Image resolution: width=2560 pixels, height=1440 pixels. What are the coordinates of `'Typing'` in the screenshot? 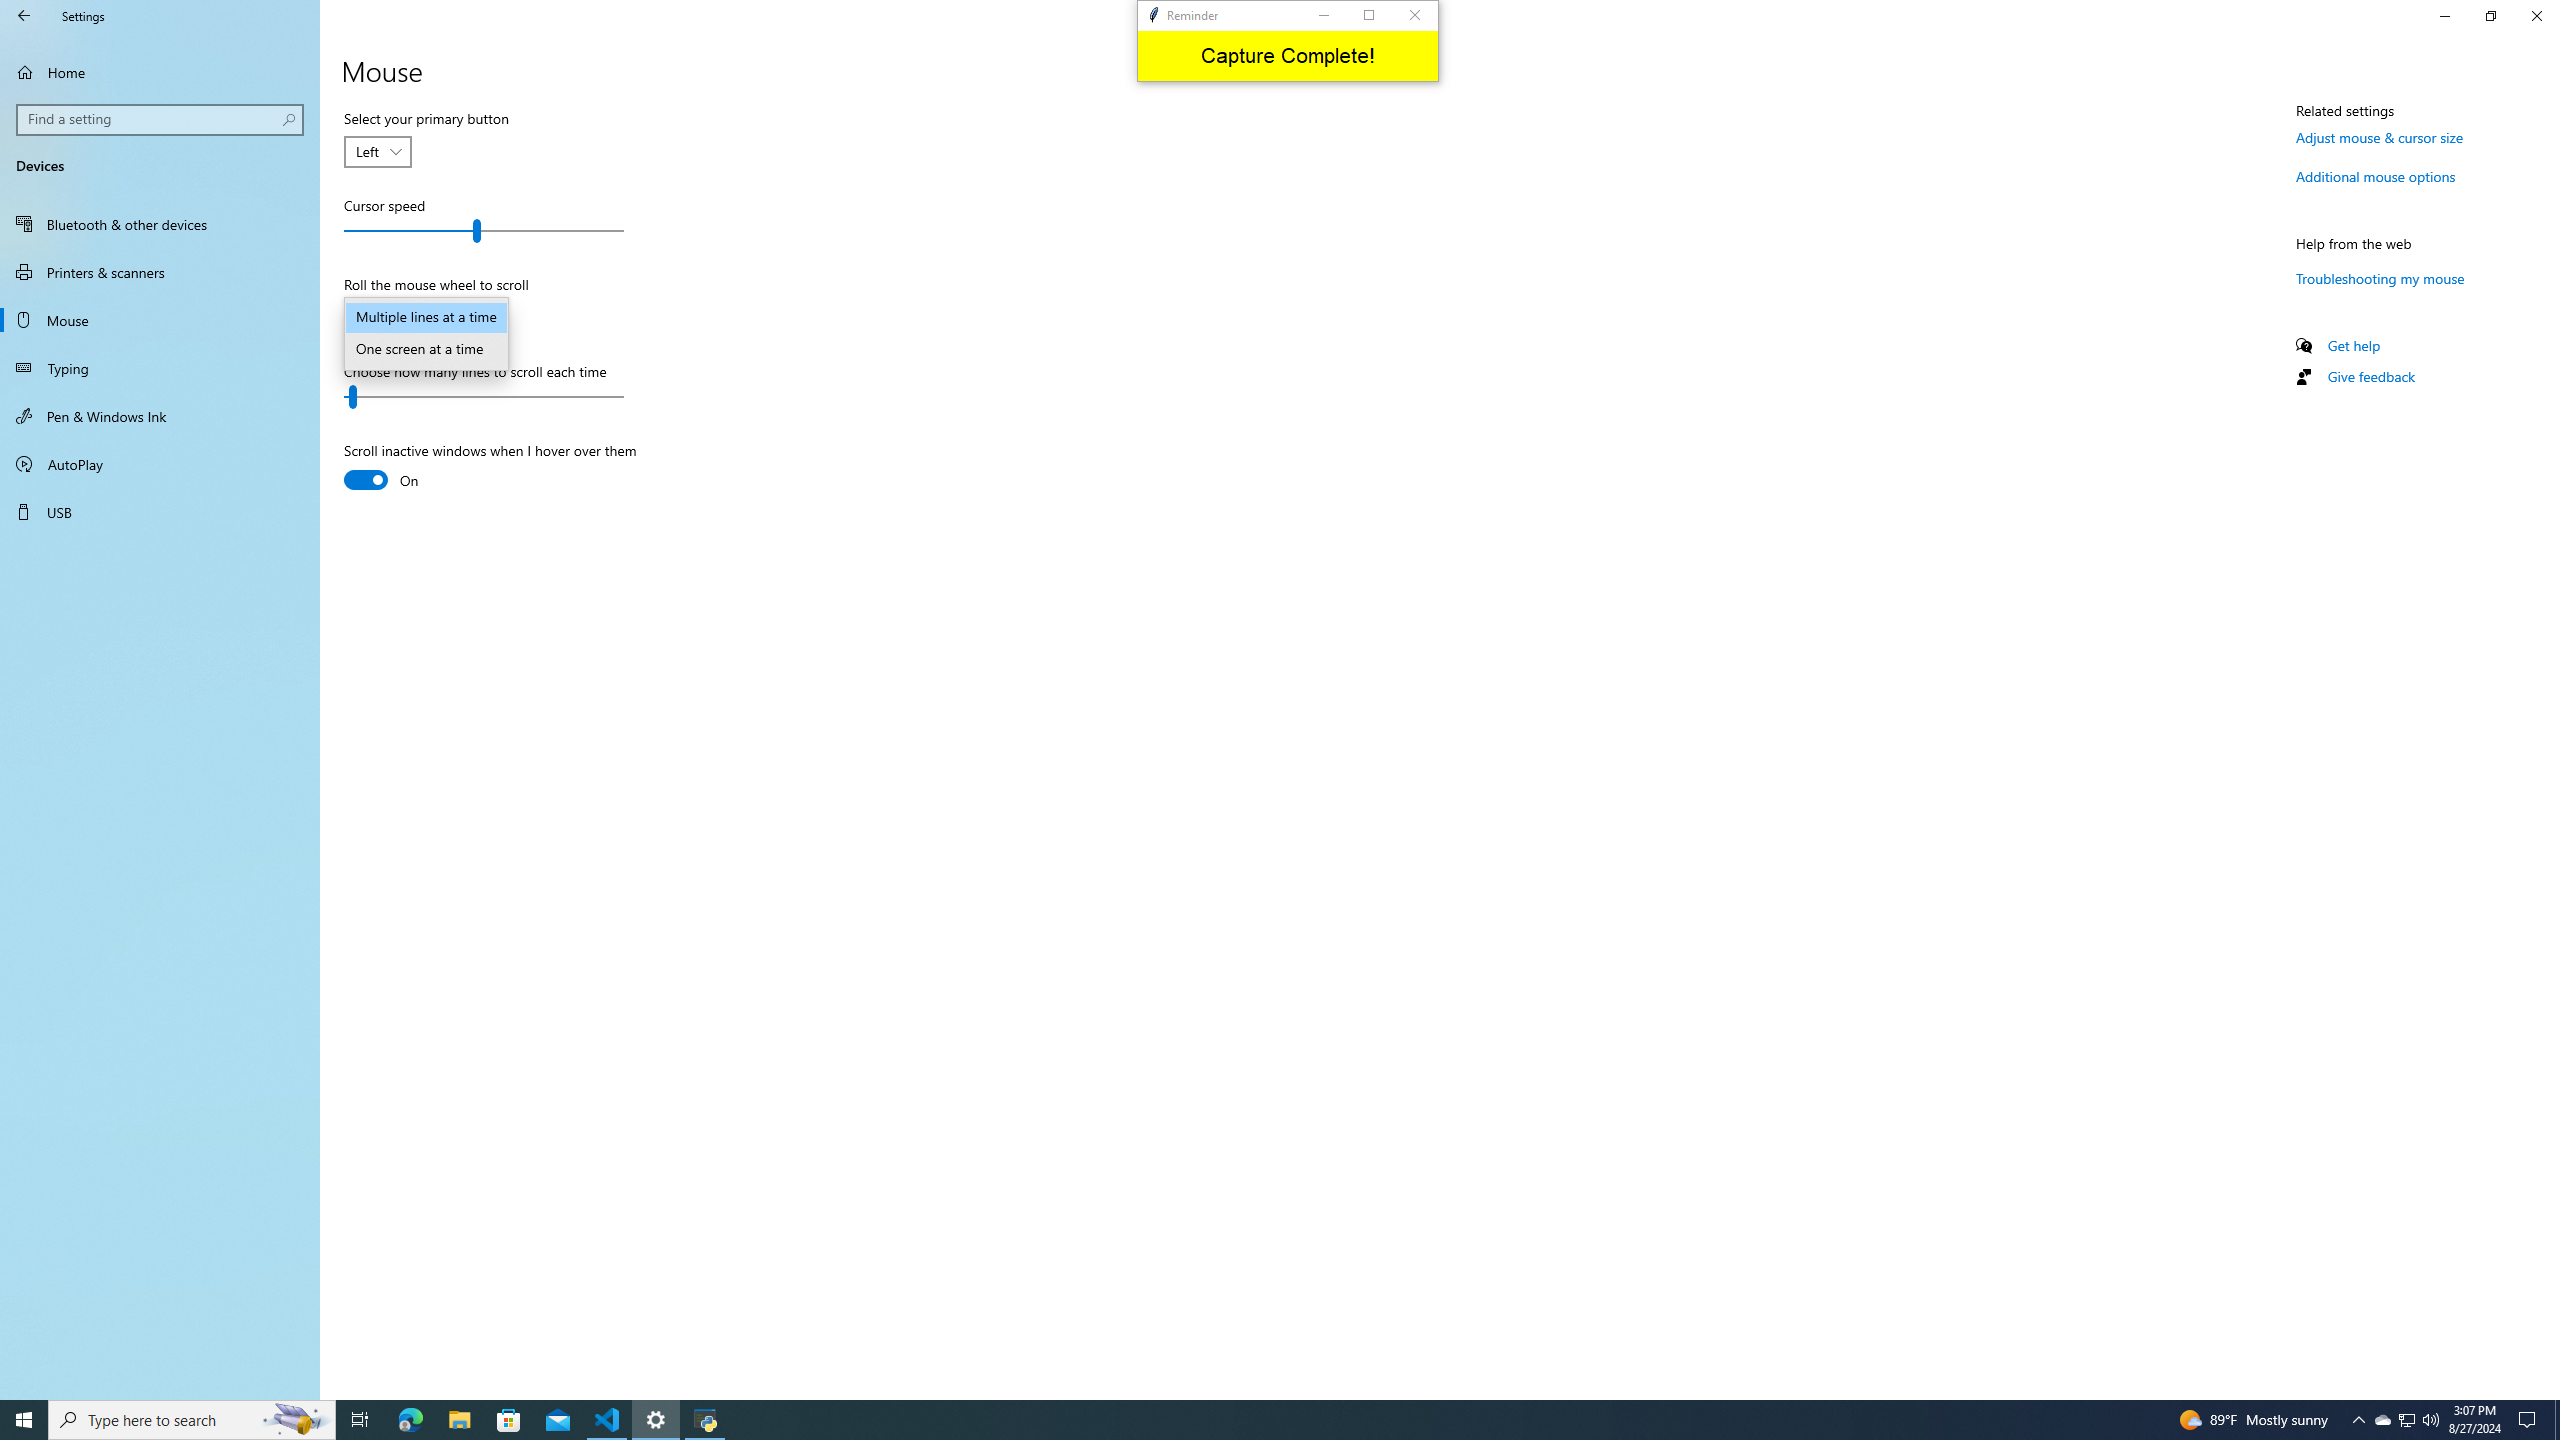 It's located at (159, 367).